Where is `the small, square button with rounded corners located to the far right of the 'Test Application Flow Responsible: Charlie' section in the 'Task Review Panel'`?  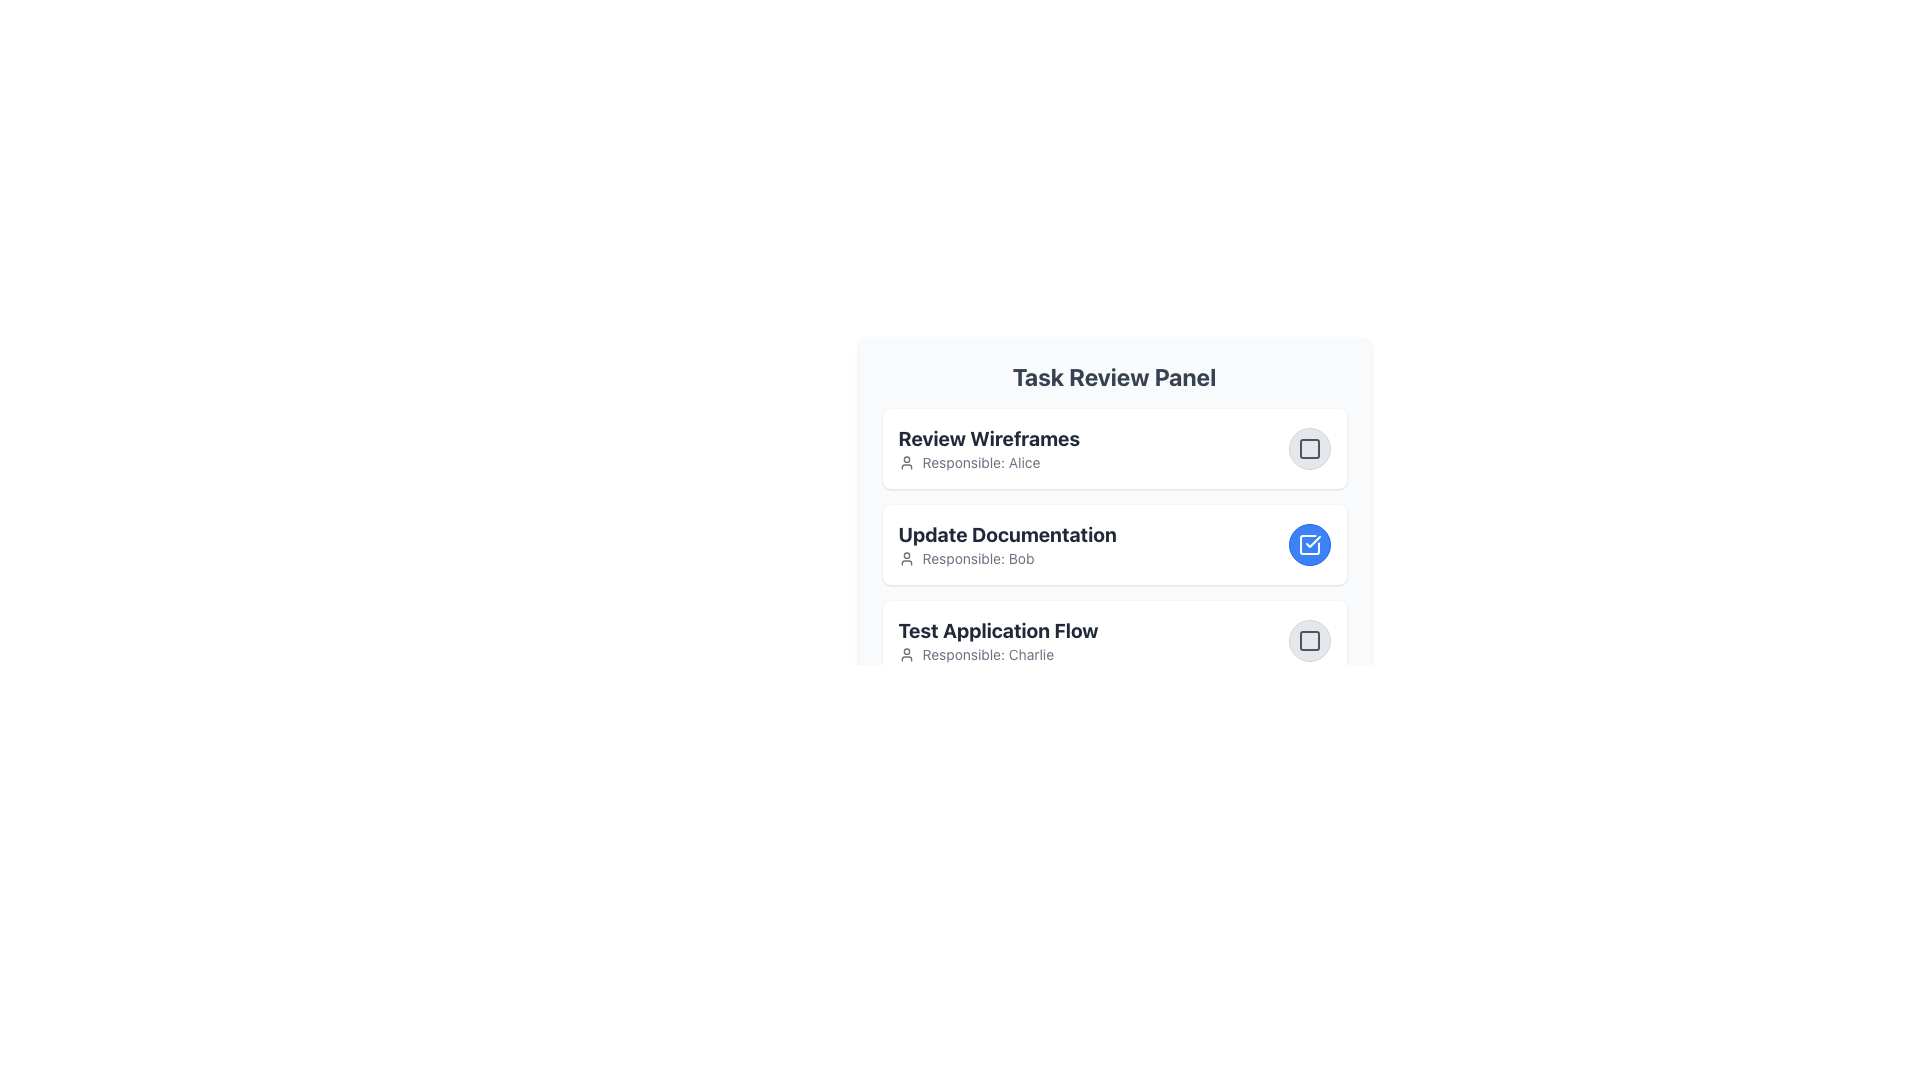
the small, square button with rounded corners located to the far right of the 'Test Application Flow Responsible: Charlie' section in the 'Task Review Panel' is located at coordinates (1309, 640).